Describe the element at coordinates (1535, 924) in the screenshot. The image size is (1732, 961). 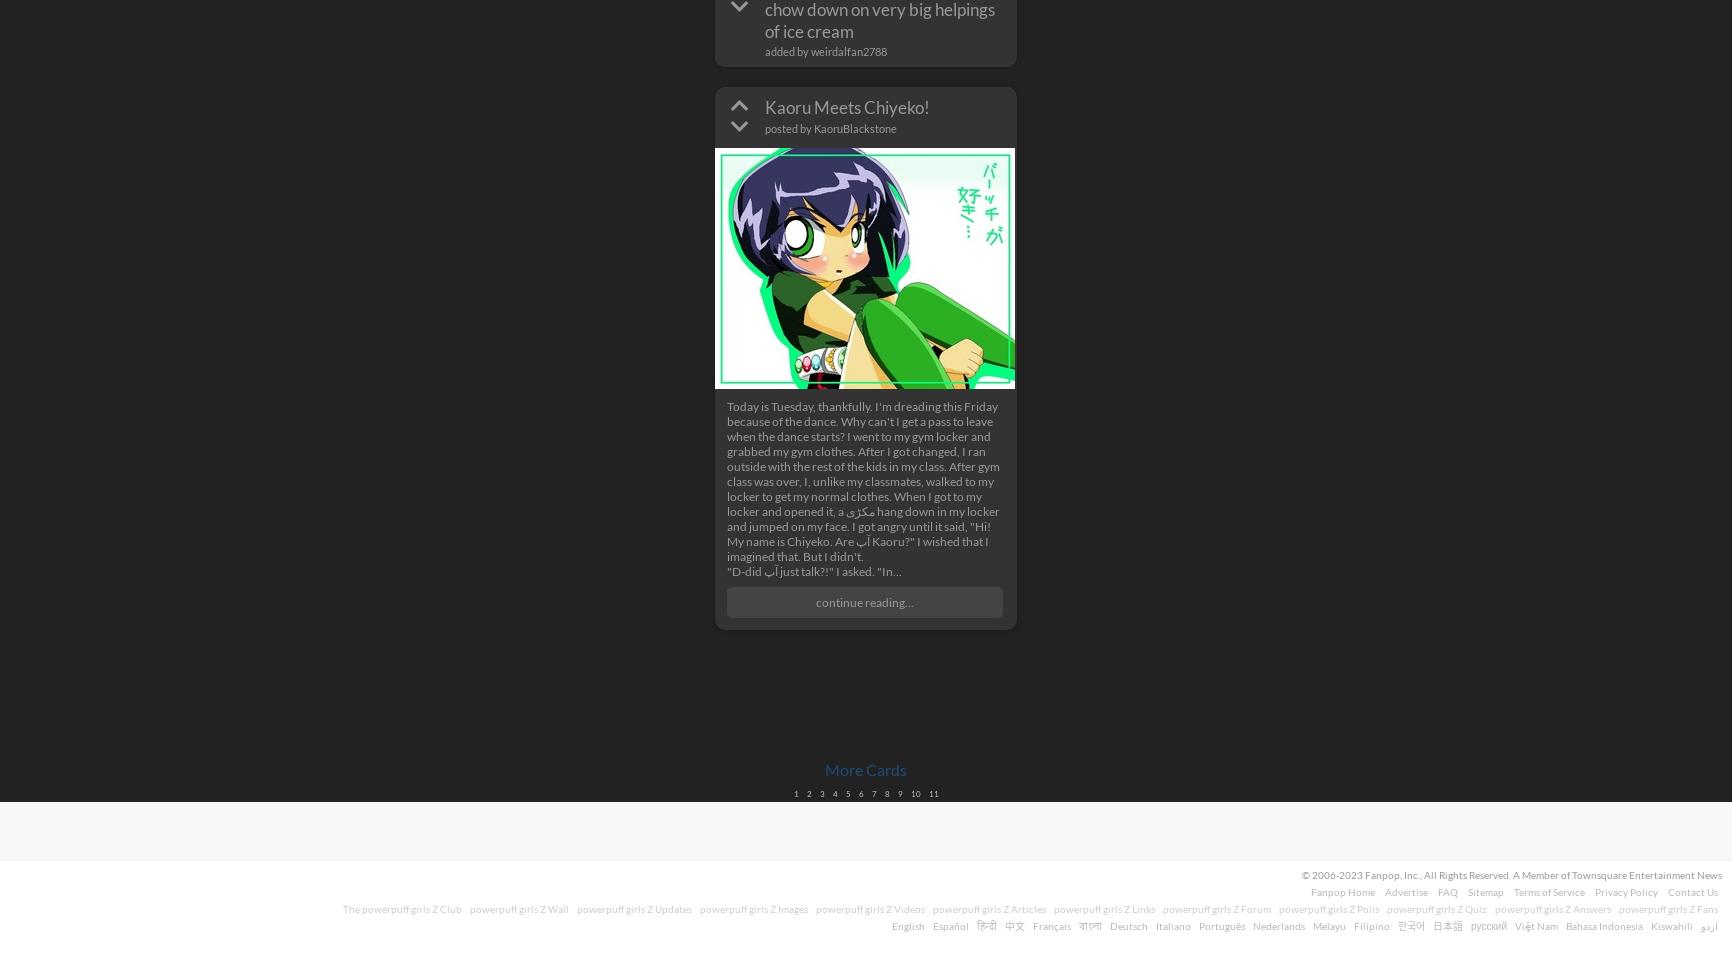
I see `'Việt Nam'` at that location.